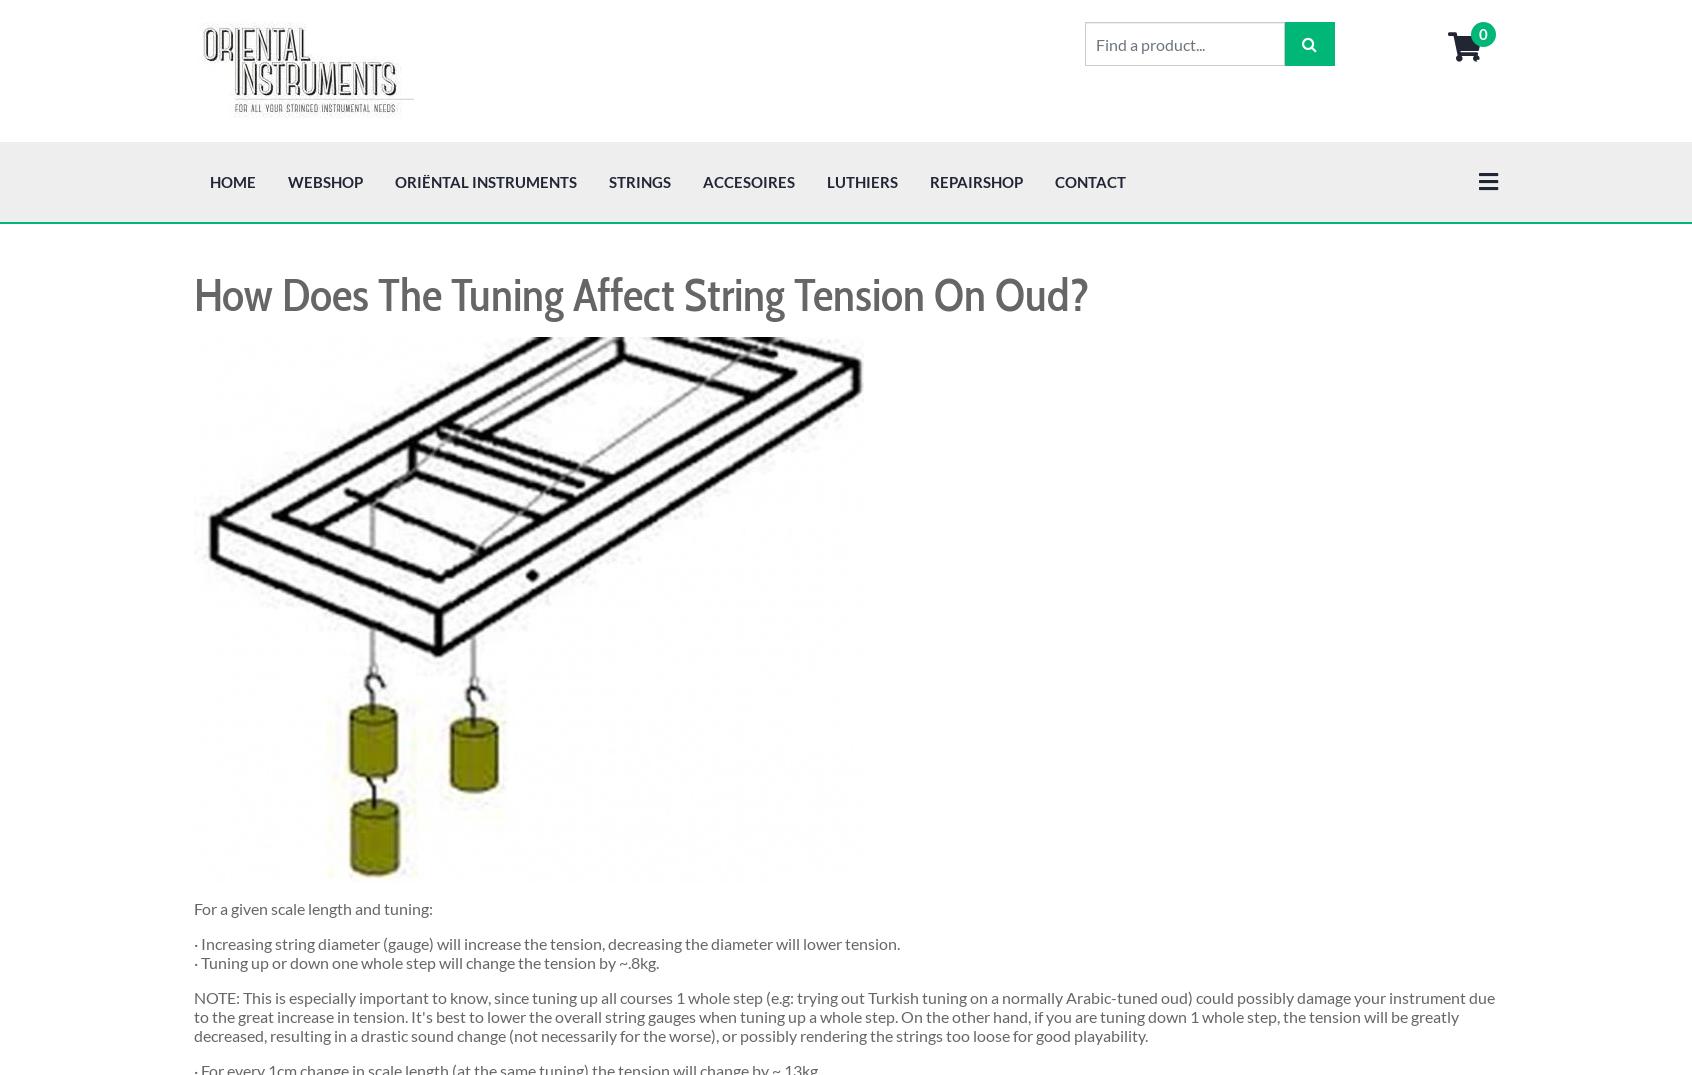 The image size is (1692, 1075). What do you see at coordinates (237, 968) in the screenshot?
I see `'Prev'` at bounding box center [237, 968].